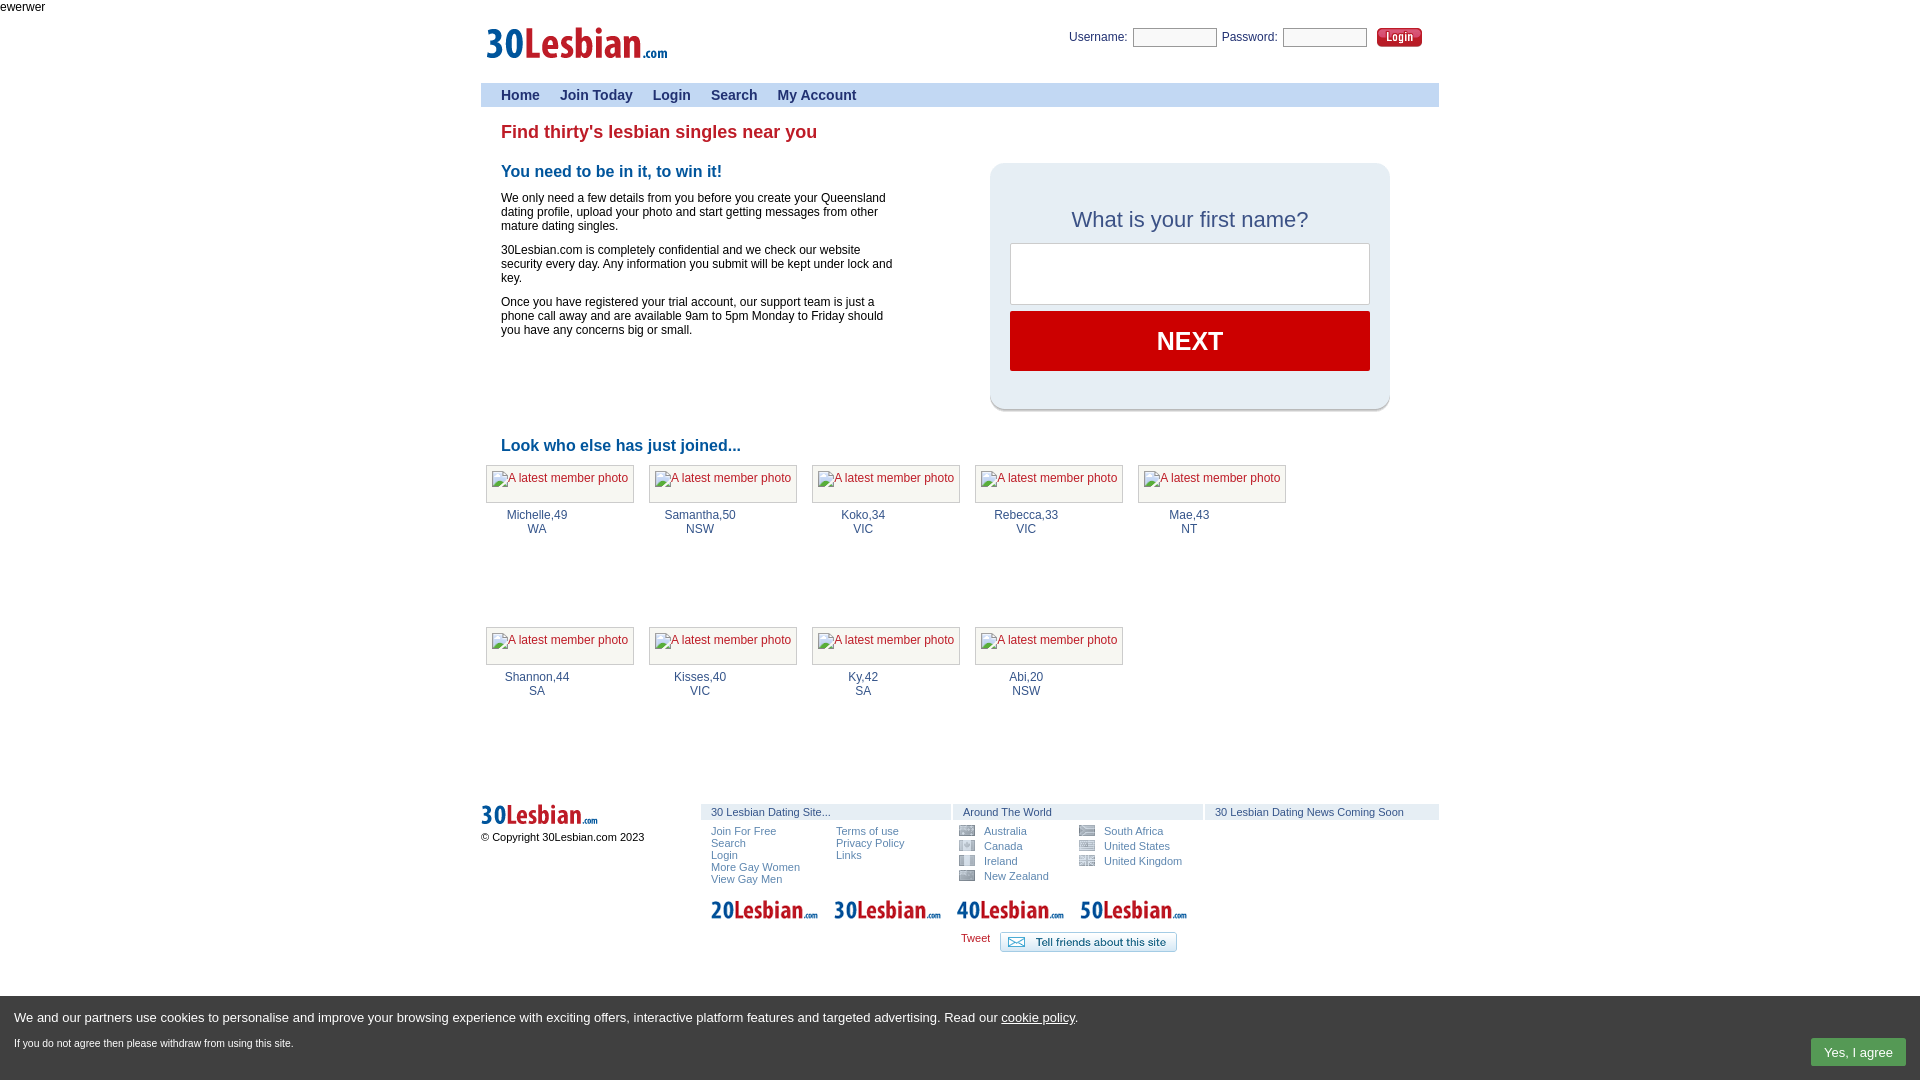  What do you see at coordinates (733, 95) in the screenshot?
I see `'Search'` at bounding box center [733, 95].